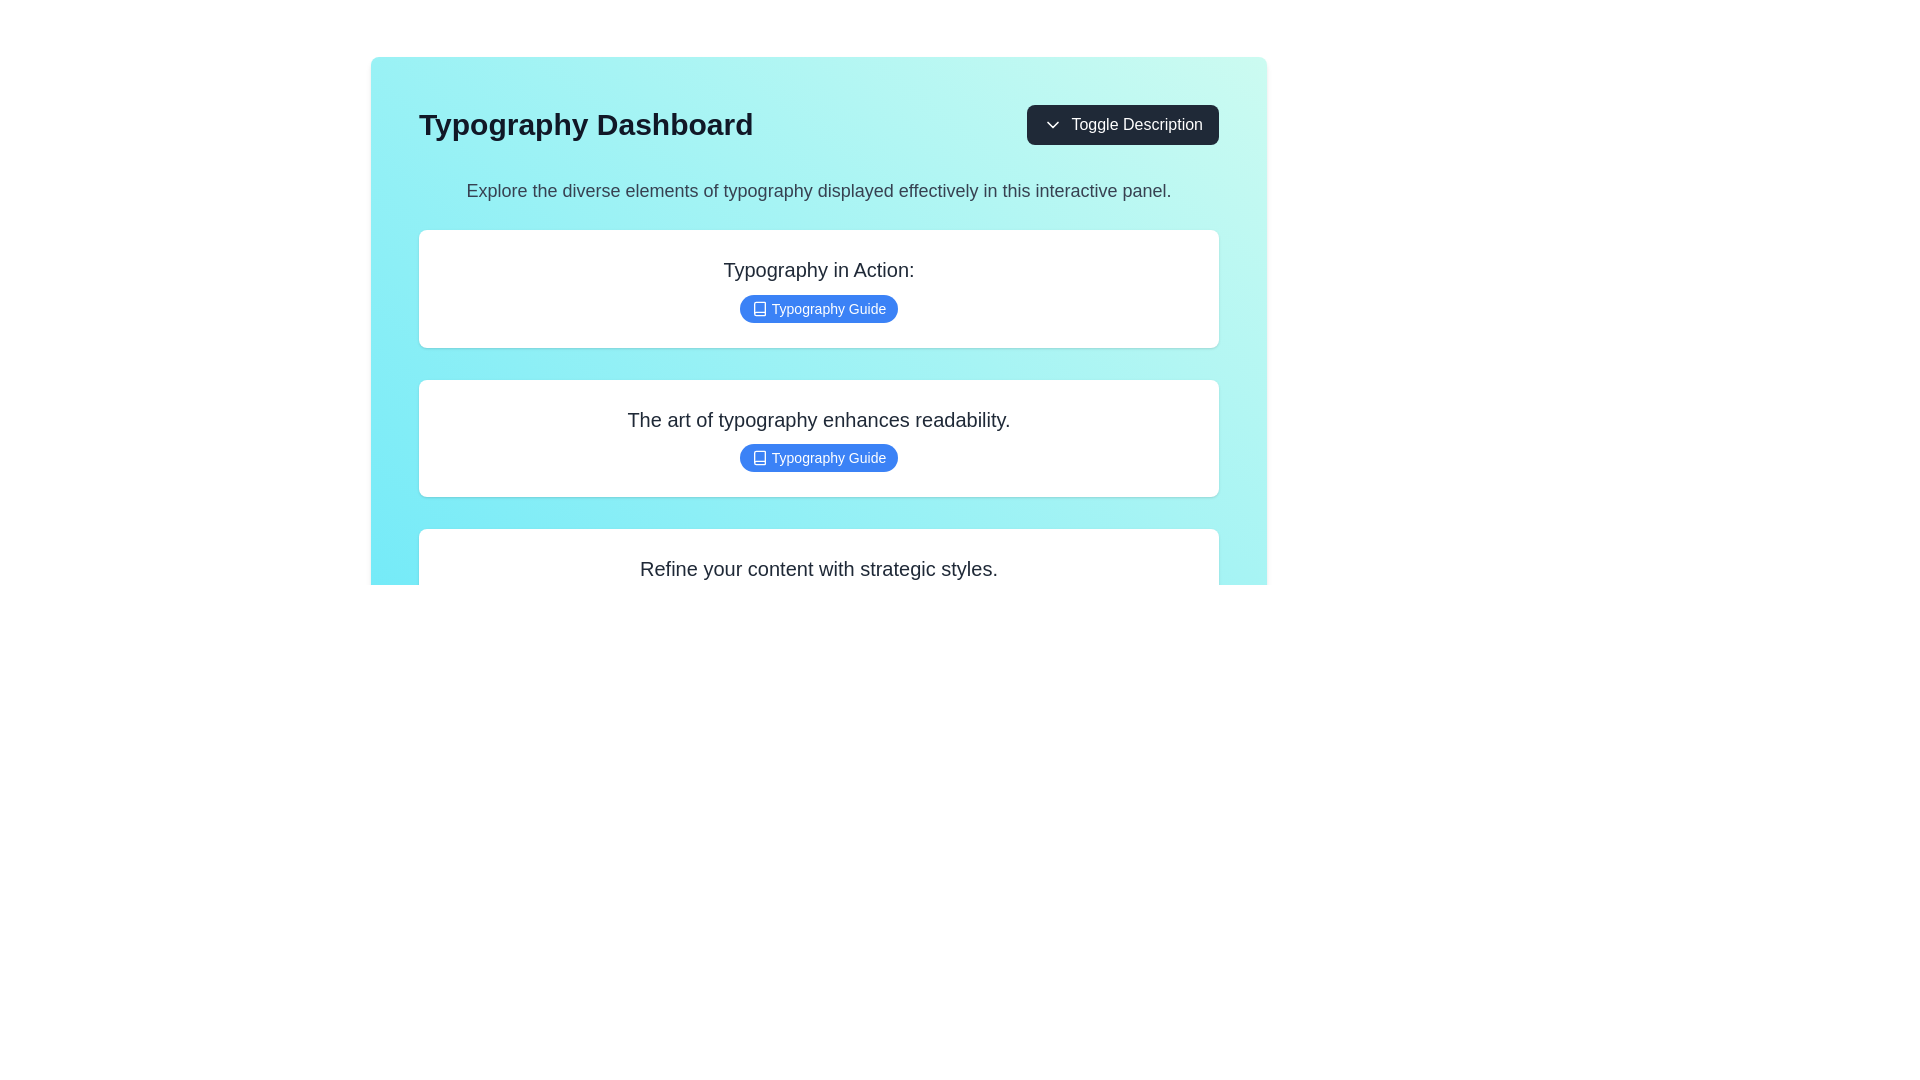 The image size is (1920, 1080). Describe the element at coordinates (1052, 124) in the screenshot. I see `the icon located to the left of the 'Toggle Description' text to interact with the connected toggle button, which allows for expanding or collapsing content` at that location.